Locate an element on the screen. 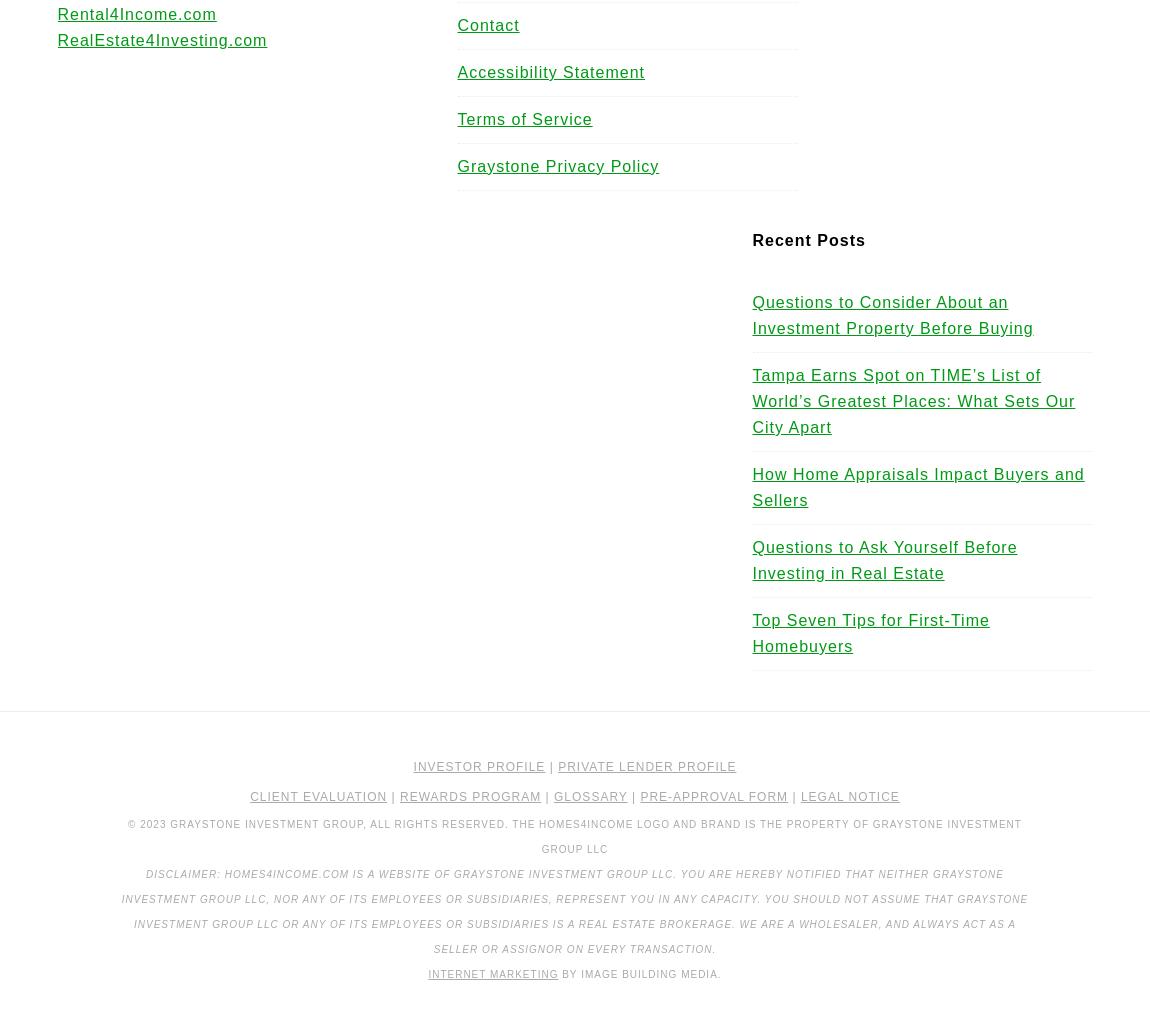  'Internet Marketing' is located at coordinates (493, 974).